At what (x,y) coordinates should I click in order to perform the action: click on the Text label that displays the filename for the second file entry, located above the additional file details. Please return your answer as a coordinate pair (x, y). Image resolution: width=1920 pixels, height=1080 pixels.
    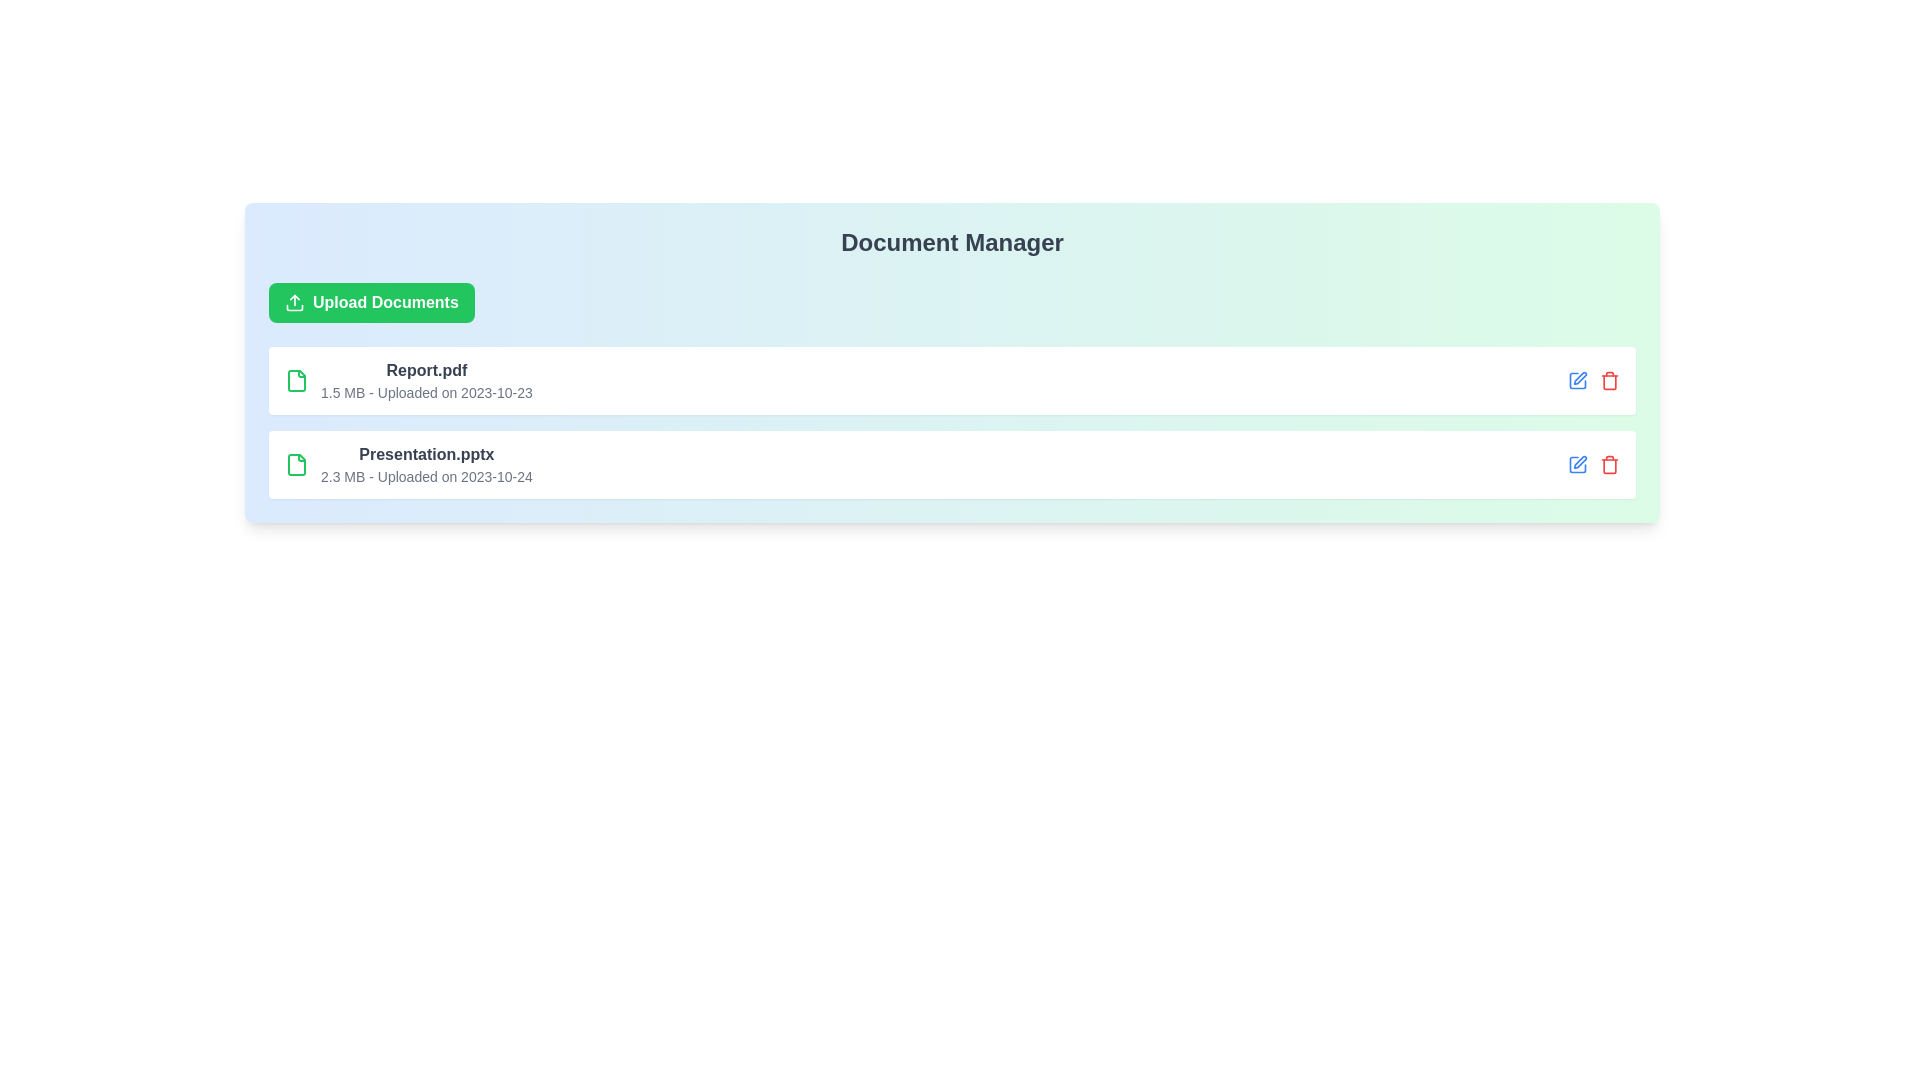
    Looking at the image, I should click on (425, 455).